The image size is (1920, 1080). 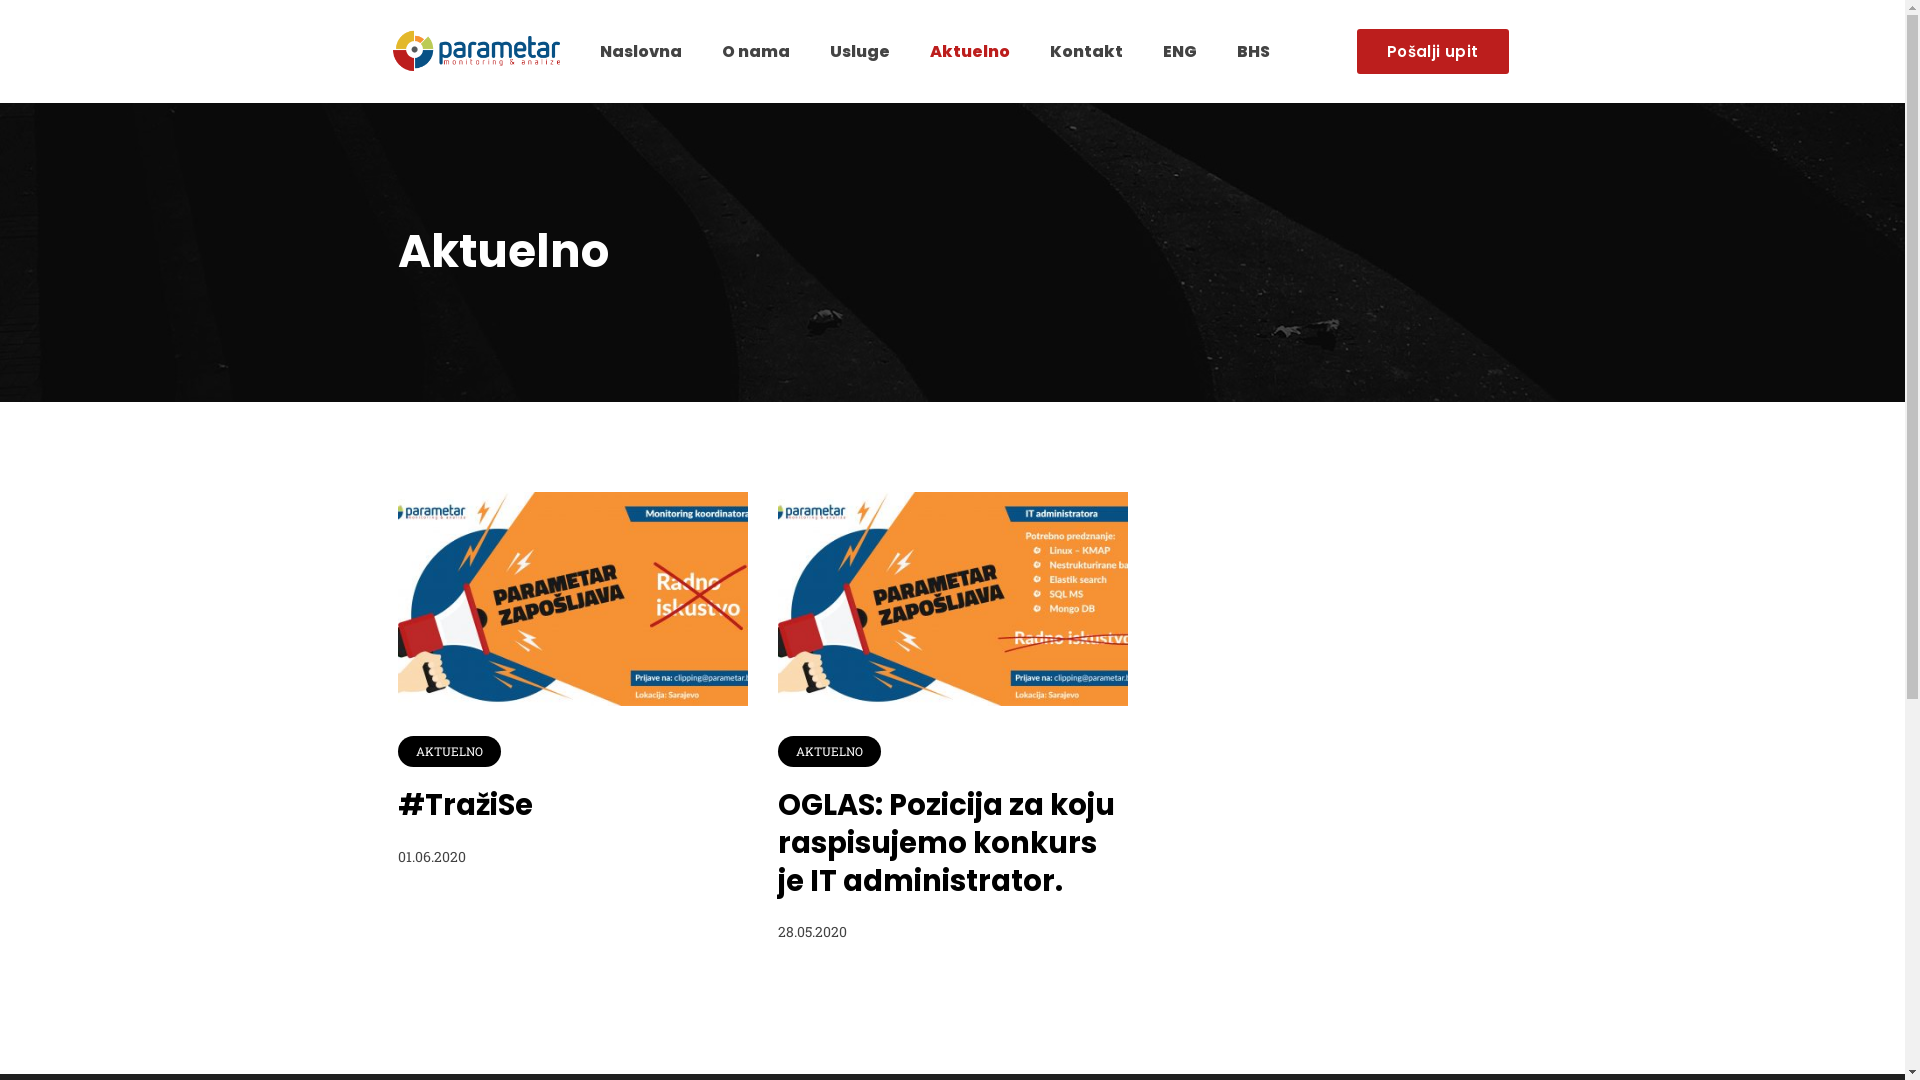 I want to click on 'O nama', so click(x=754, y=50).